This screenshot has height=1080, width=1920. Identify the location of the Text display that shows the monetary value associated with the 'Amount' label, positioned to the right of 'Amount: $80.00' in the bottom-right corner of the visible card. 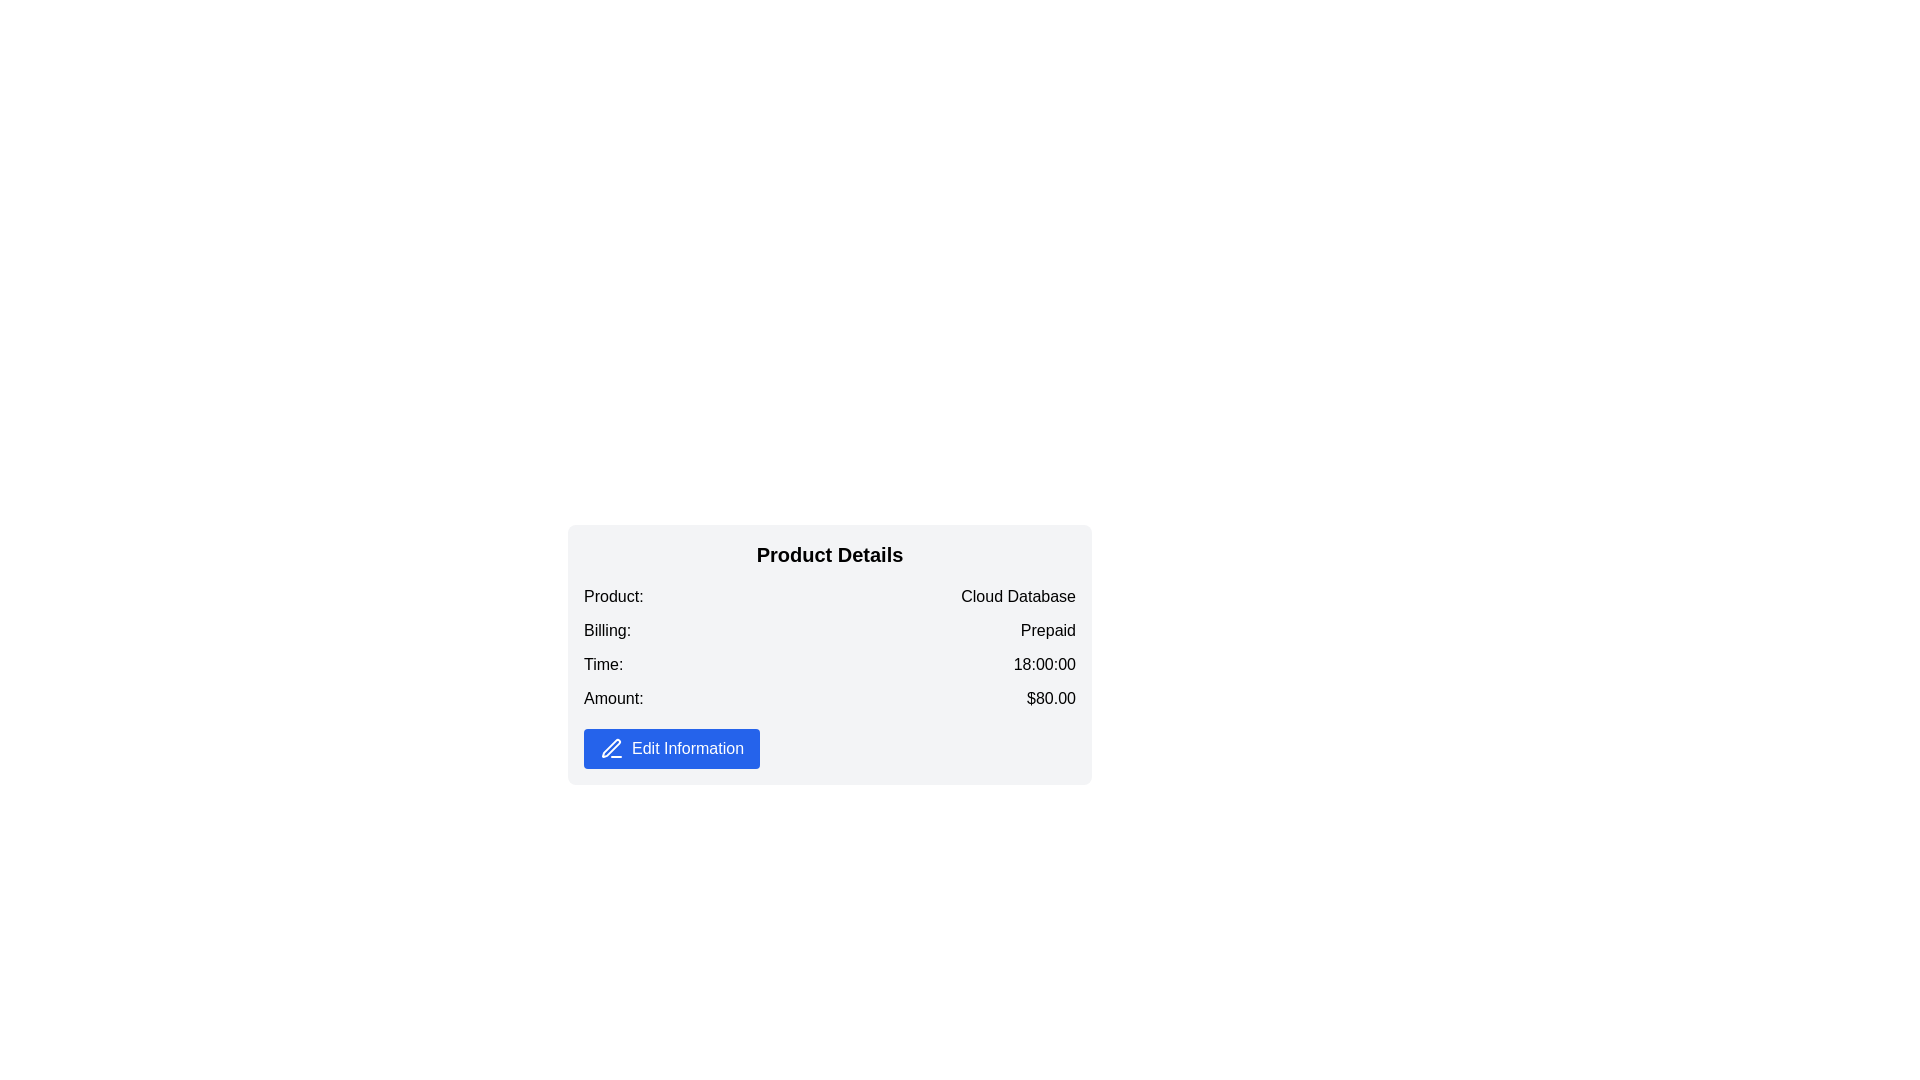
(1050, 698).